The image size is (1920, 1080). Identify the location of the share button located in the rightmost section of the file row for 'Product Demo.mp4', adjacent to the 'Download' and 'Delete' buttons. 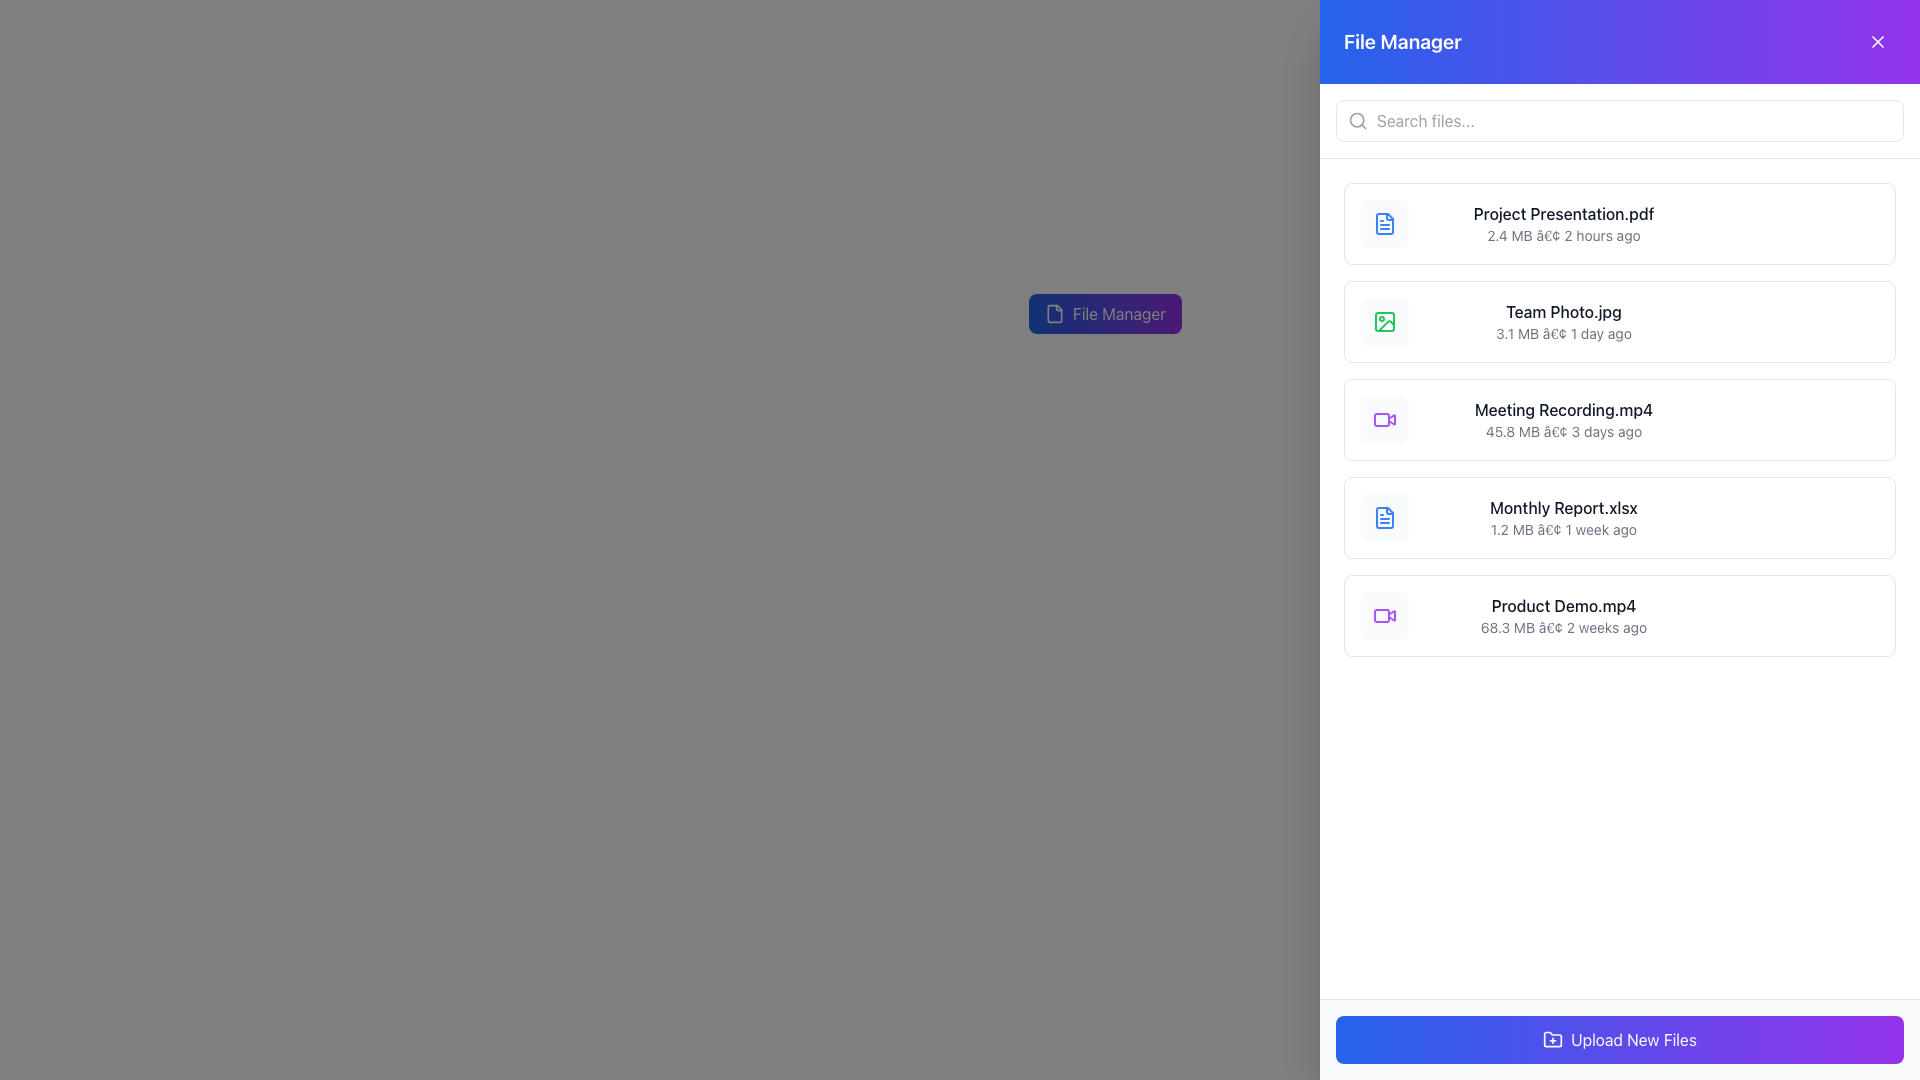
(1735, 615).